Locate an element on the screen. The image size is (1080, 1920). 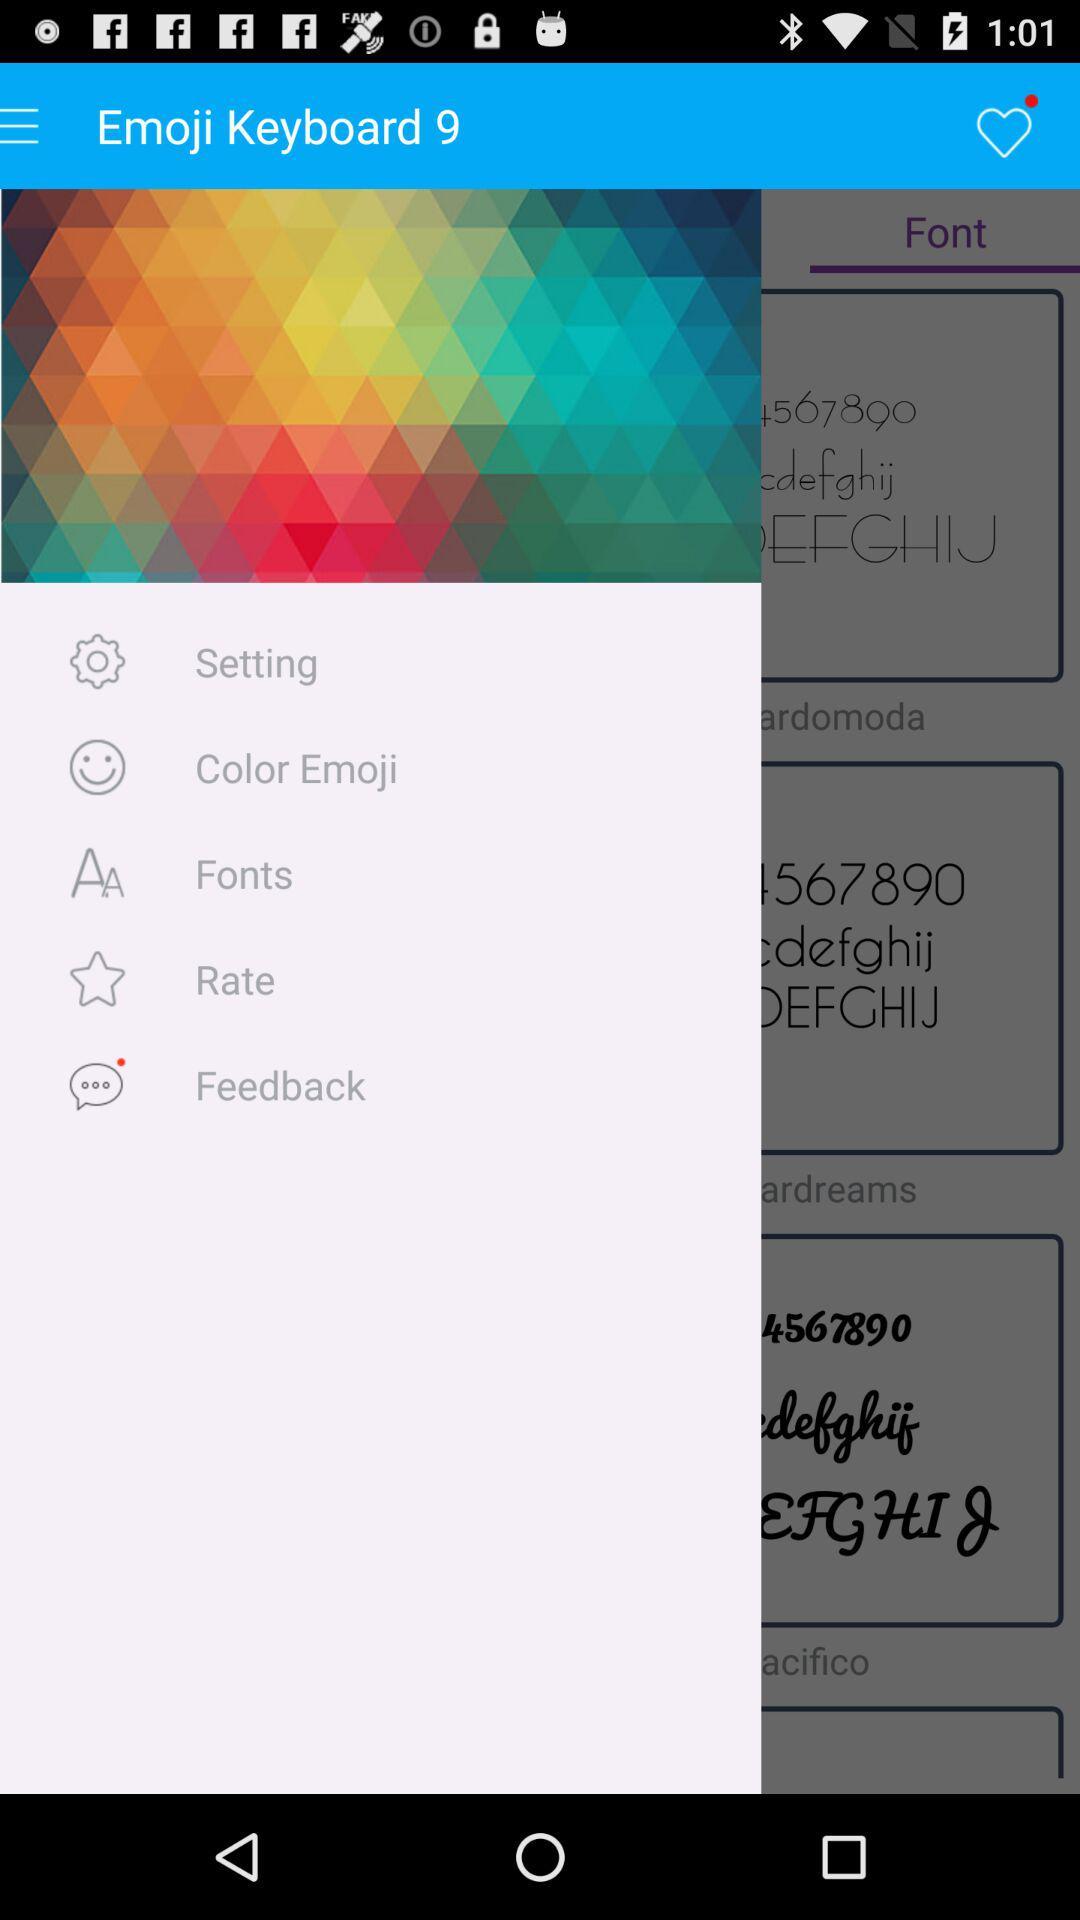
the smiley emoji next to color emoji is located at coordinates (97, 766).